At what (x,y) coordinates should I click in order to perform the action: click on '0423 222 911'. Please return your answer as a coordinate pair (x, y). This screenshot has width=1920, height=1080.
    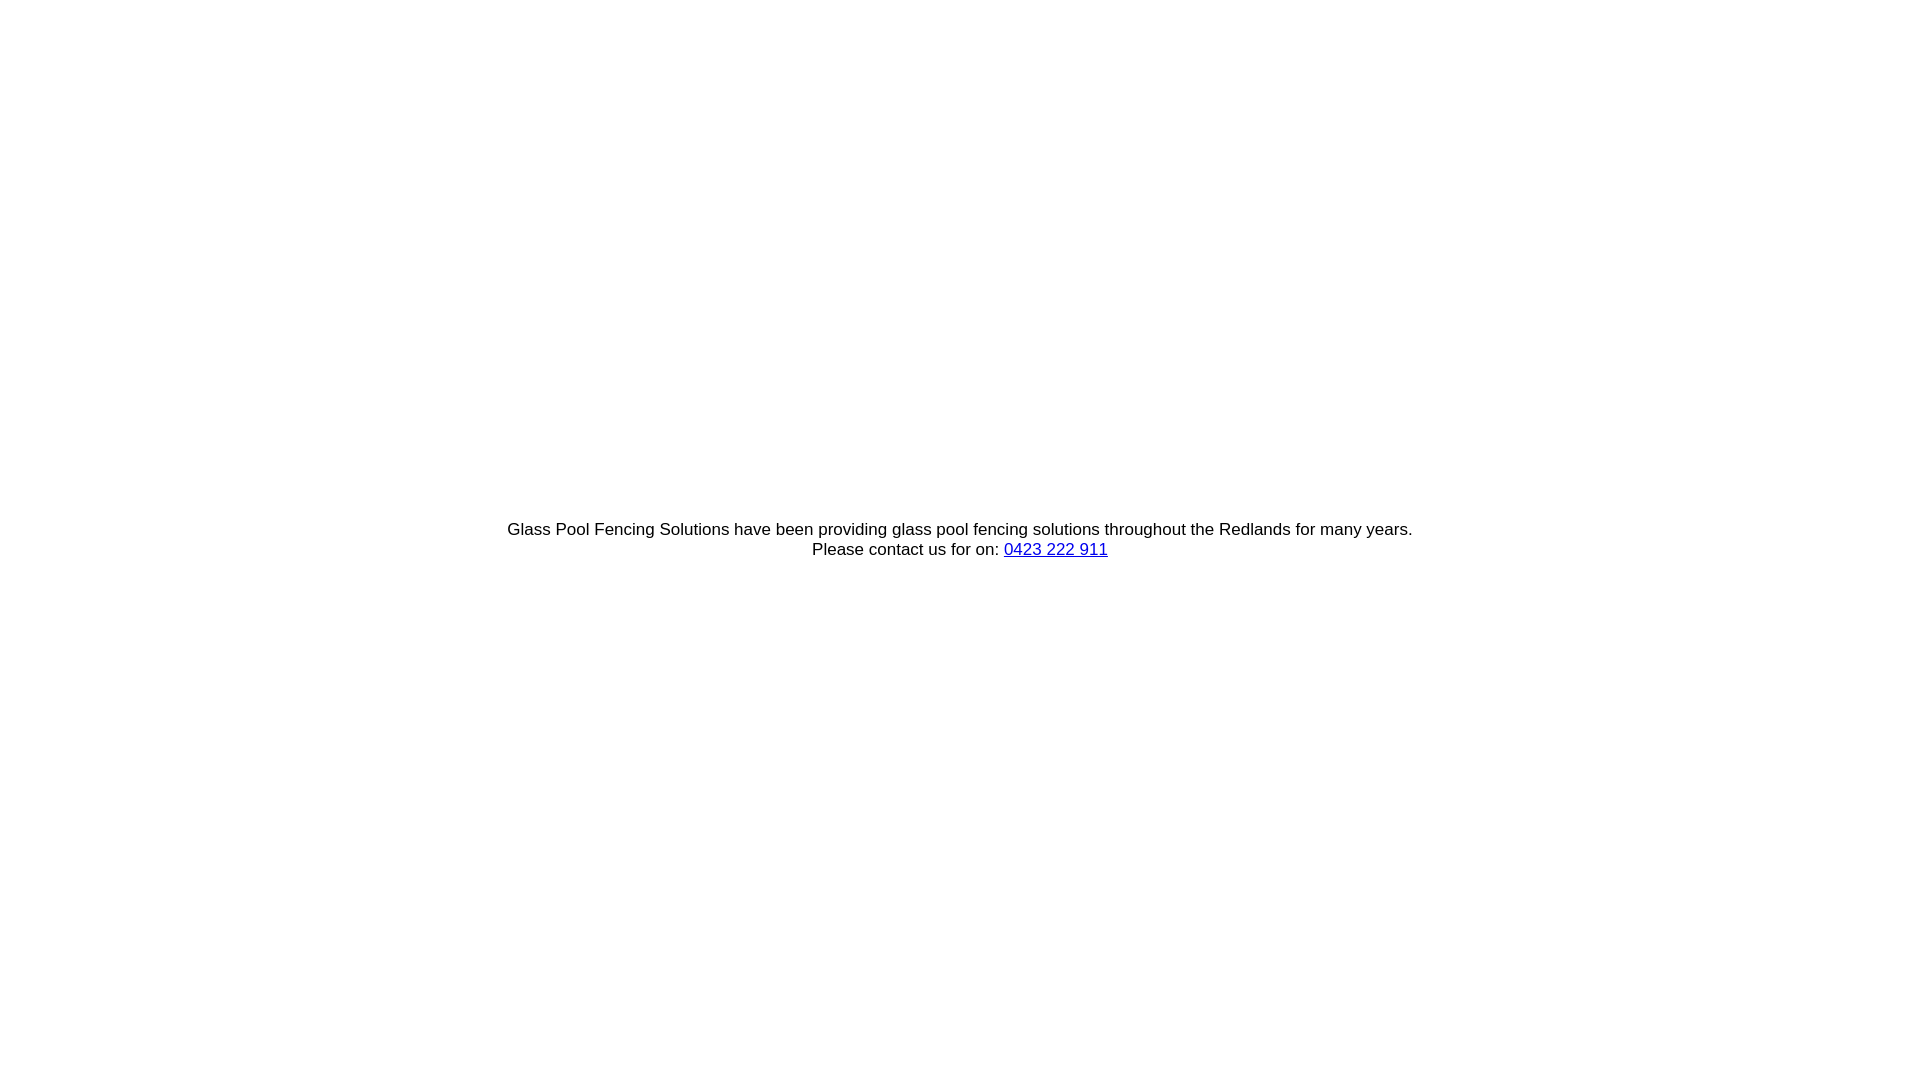
    Looking at the image, I should click on (1055, 549).